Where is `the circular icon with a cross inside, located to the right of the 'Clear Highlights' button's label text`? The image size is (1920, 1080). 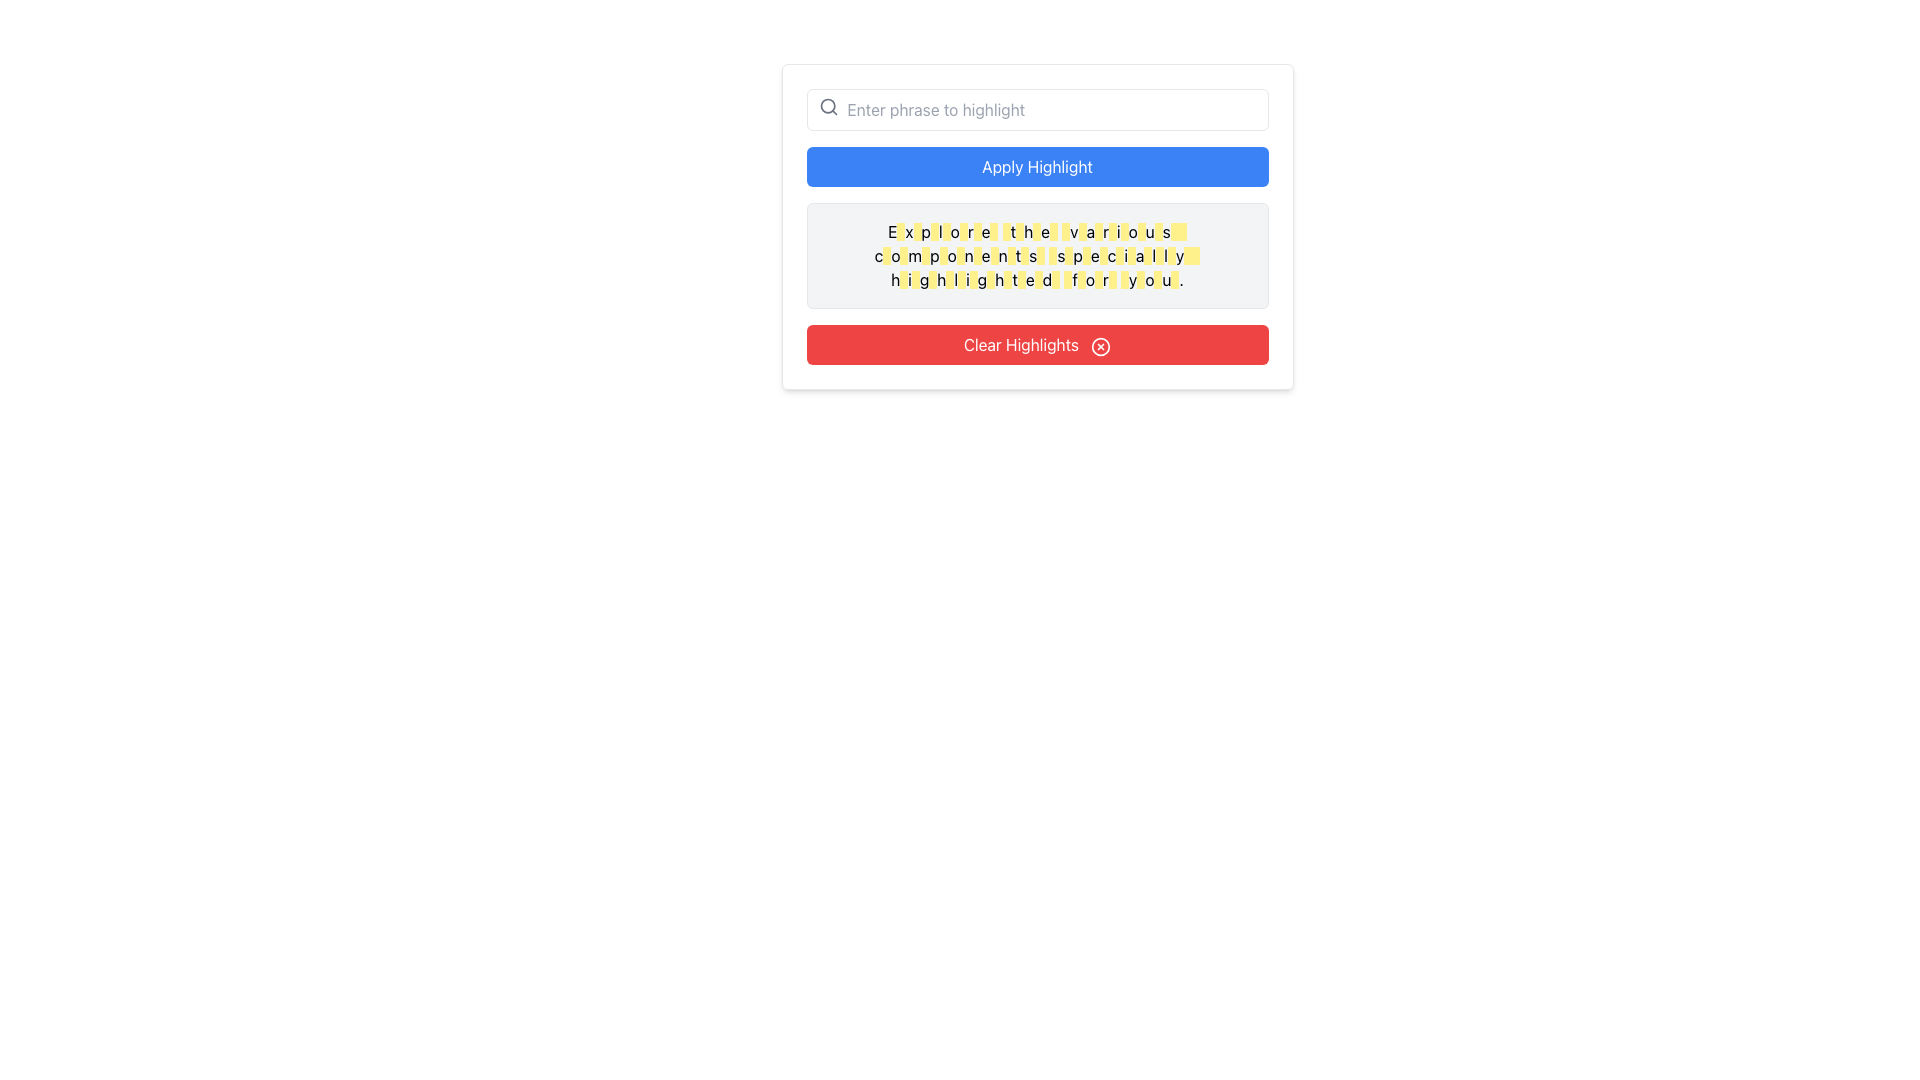
the circular icon with a cross inside, located to the right of the 'Clear Highlights' button's label text is located at coordinates (1100, 345).